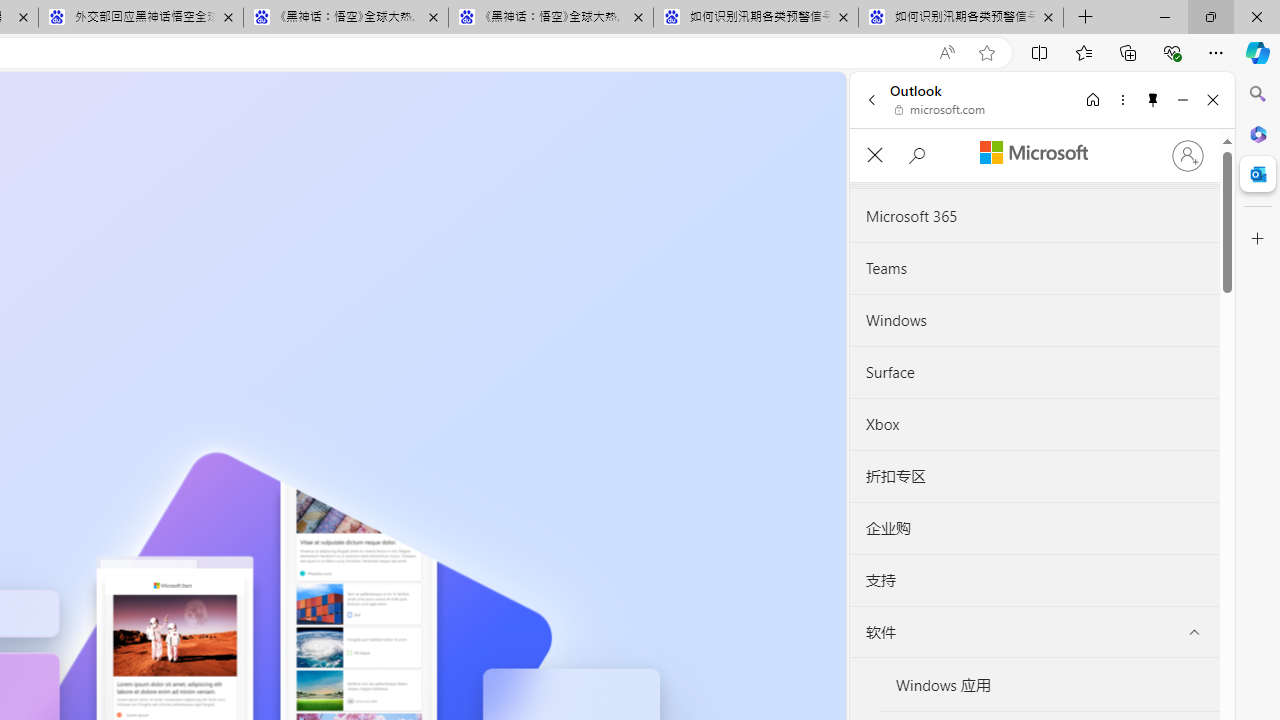 The height and width of the screenshot is (720, 1280). Describe the element at coordinates (1257, 238) in the screenshot. I see `'Customize'` at that location.